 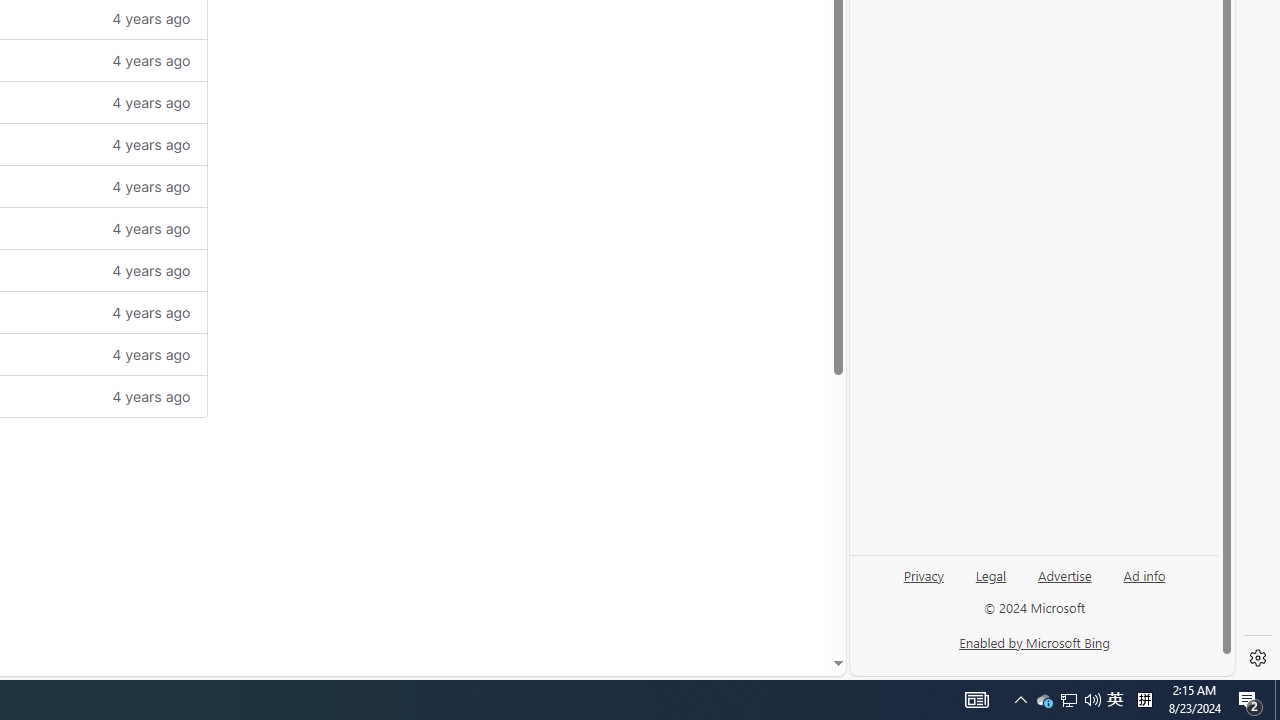 I want to click on 'Privacy', so click(x=922, y=583).